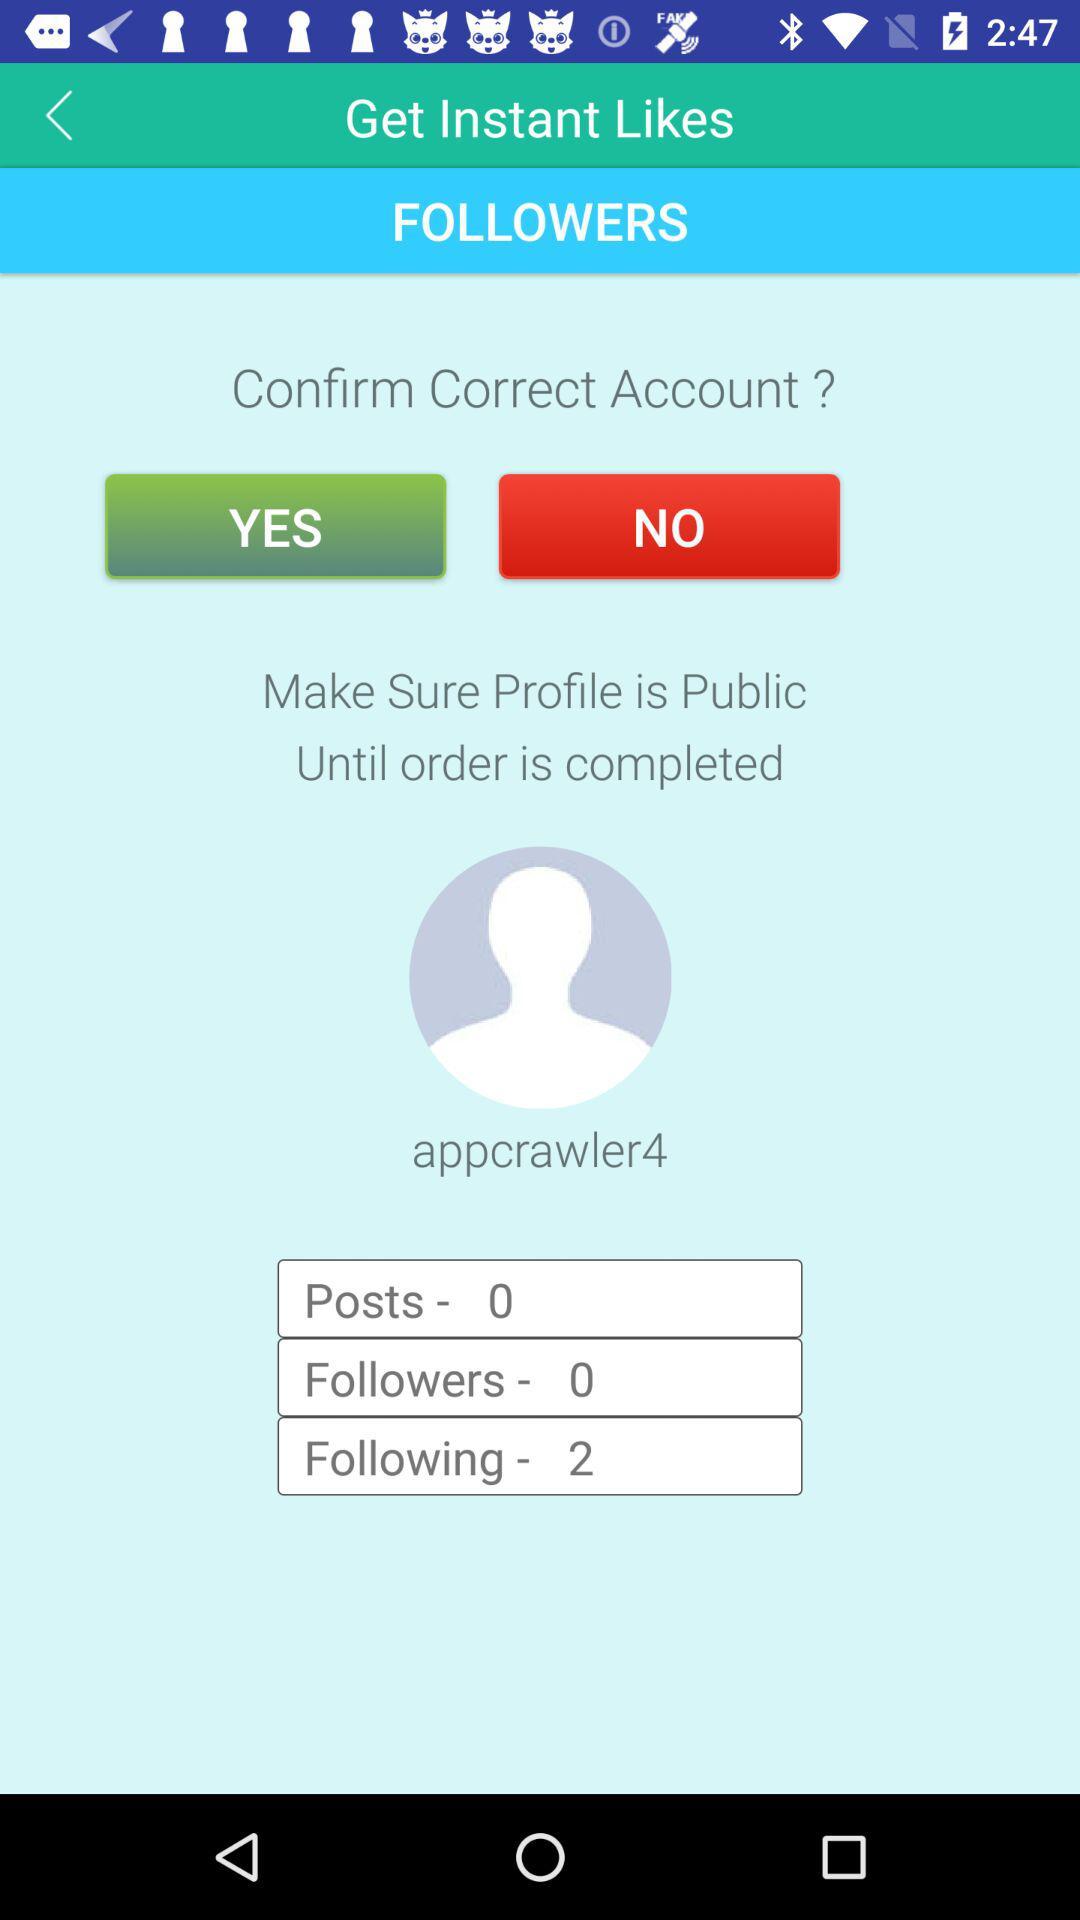 The image size is (1080, 1920). What do you see at coordinates (275, 526) in the screenshot?
I see `the item next to no` at bounding box center [275, 526].